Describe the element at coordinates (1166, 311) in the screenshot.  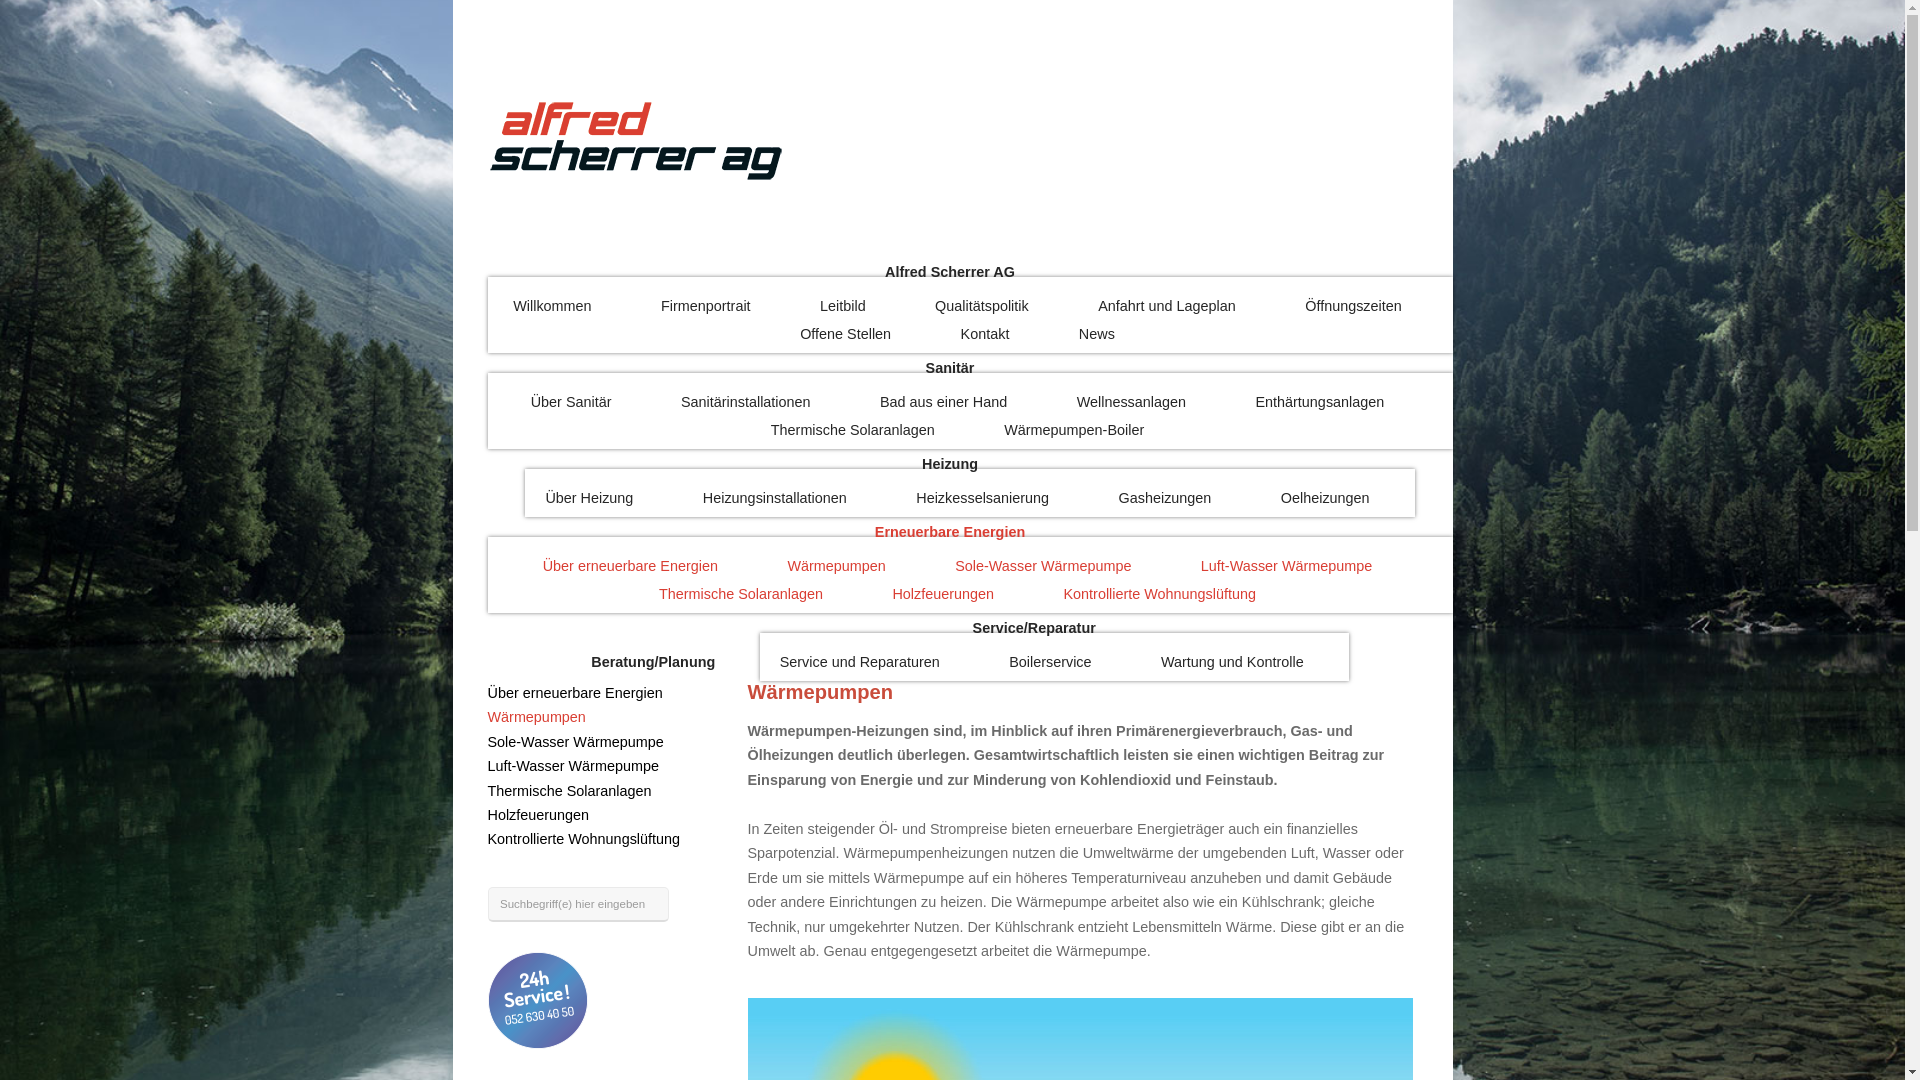
I see `'Anfahrt und Lageplan'` at that location.